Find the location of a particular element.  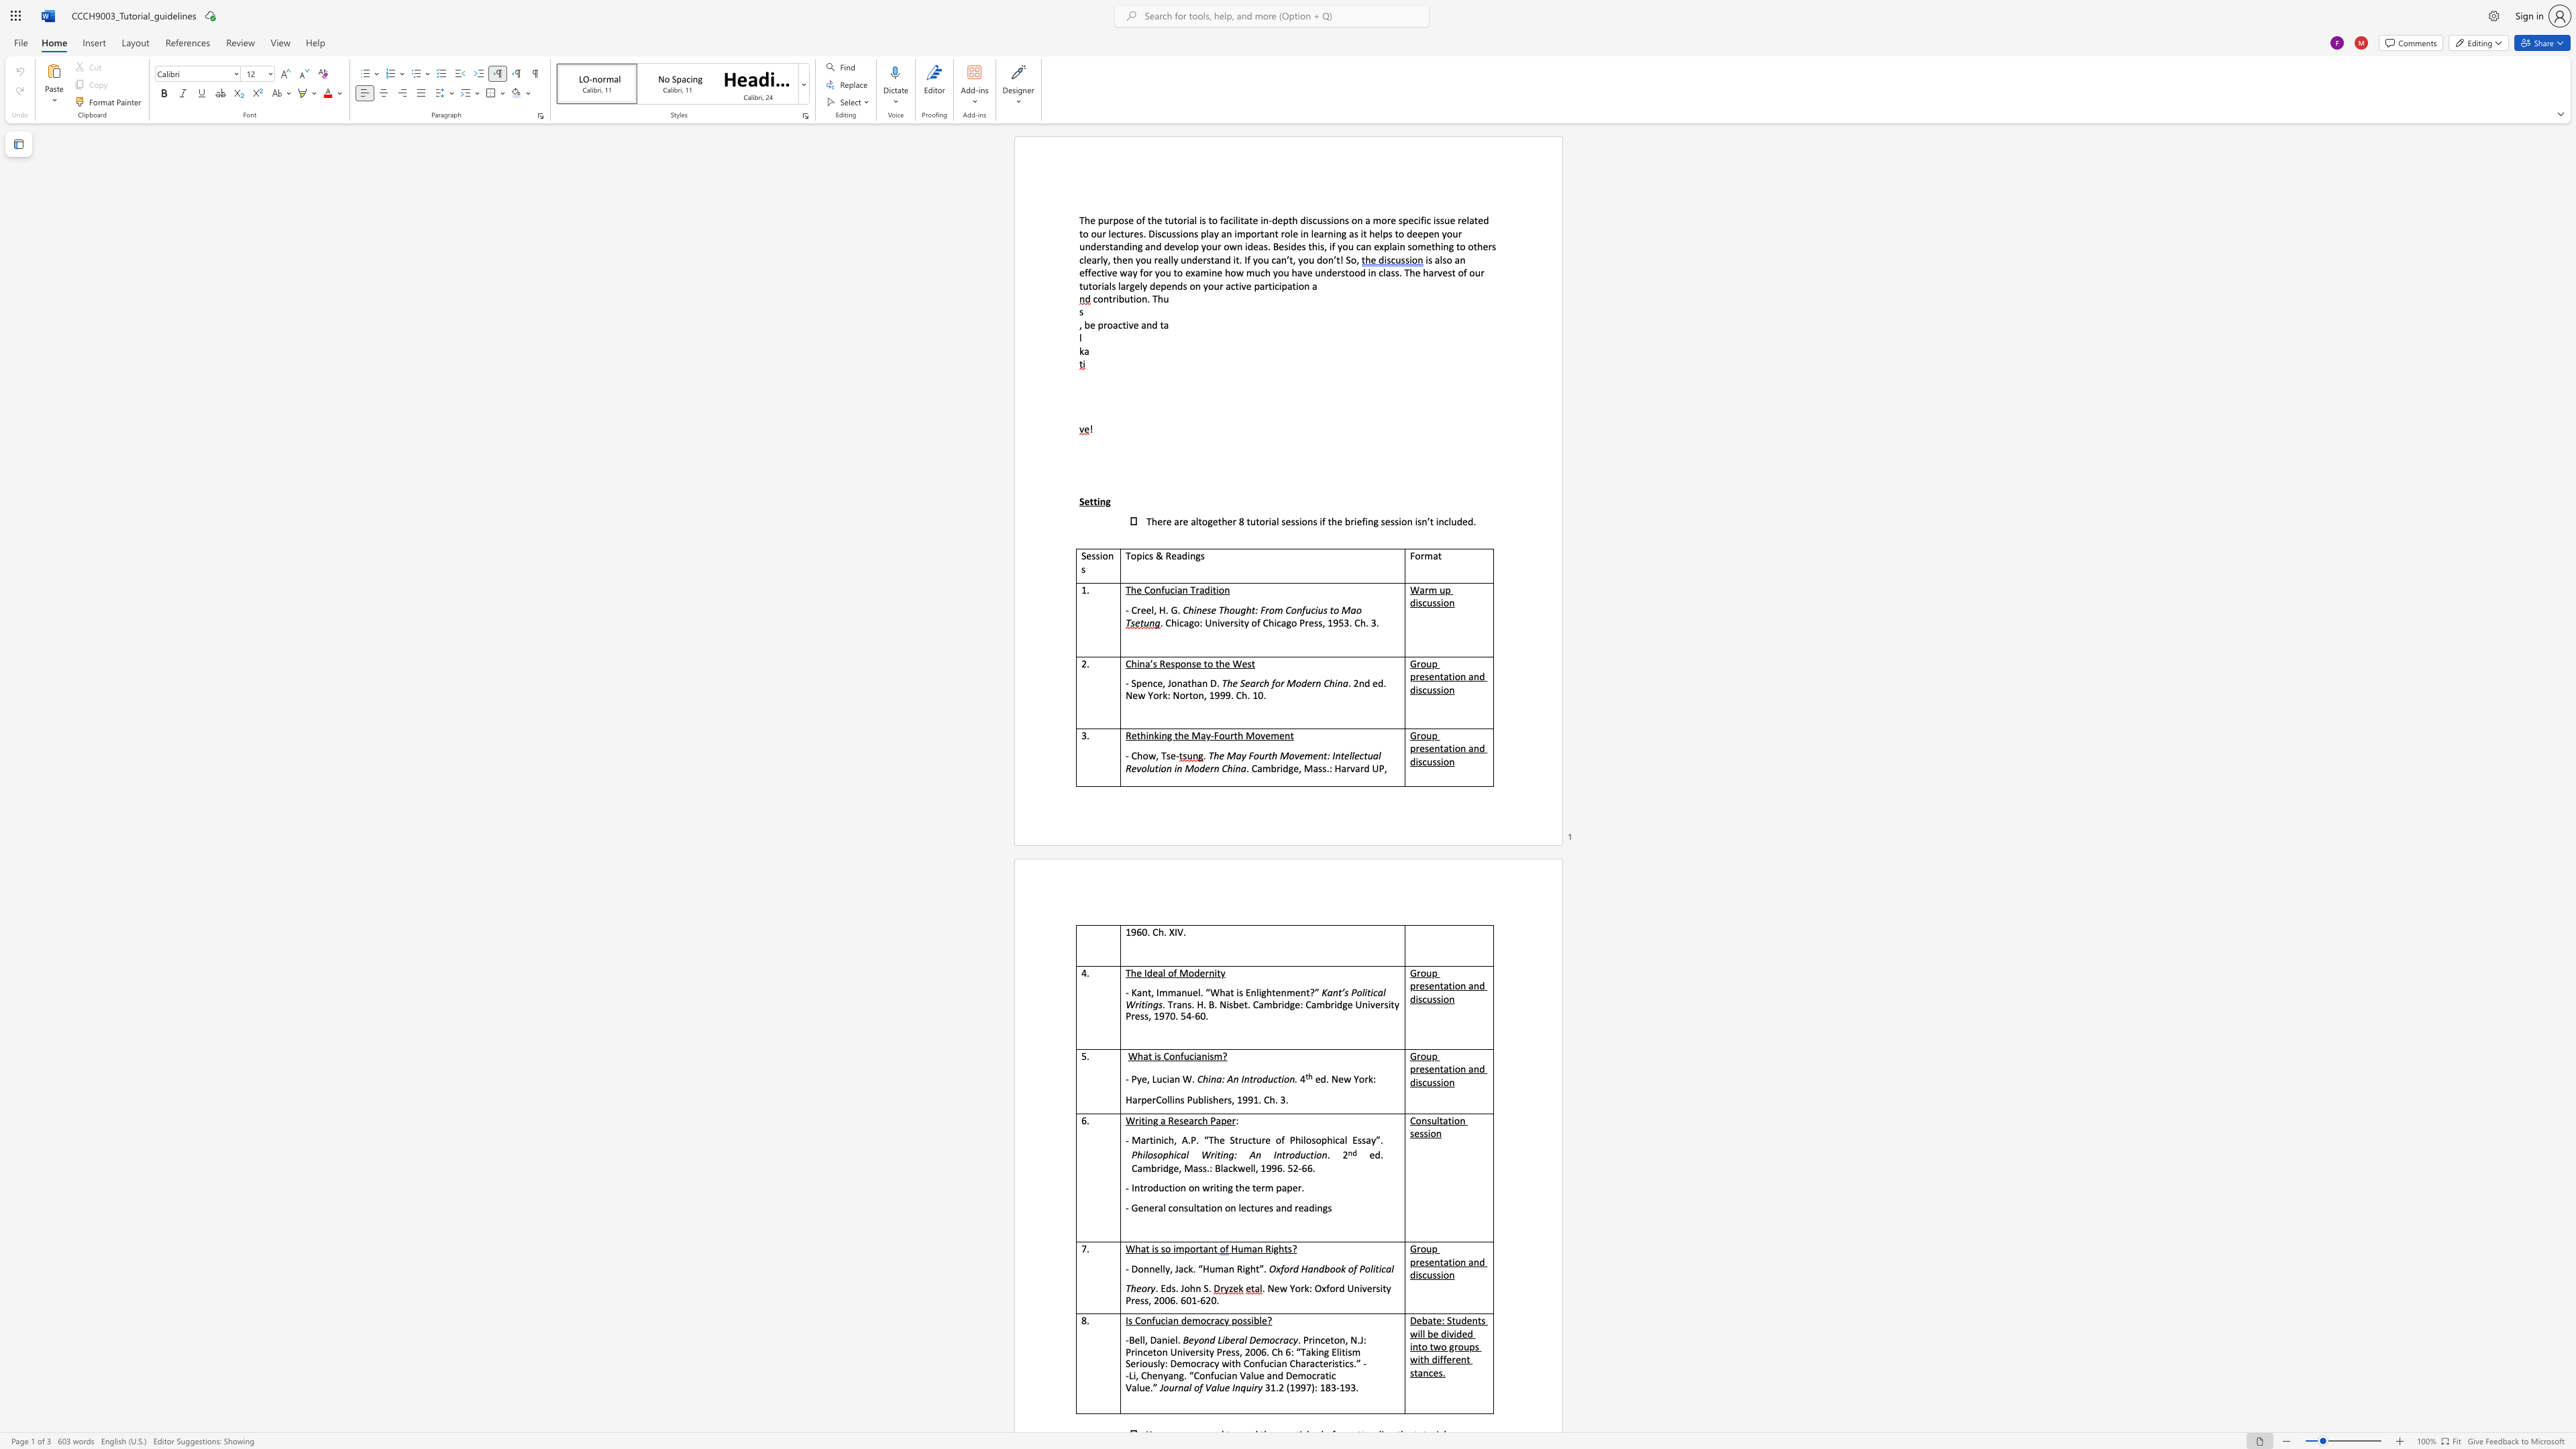

the subset text ": Oxford Univer" within the text ". New York: Oxford University Press, 2006. 601-620." is located at coordinates (1308, 1287).